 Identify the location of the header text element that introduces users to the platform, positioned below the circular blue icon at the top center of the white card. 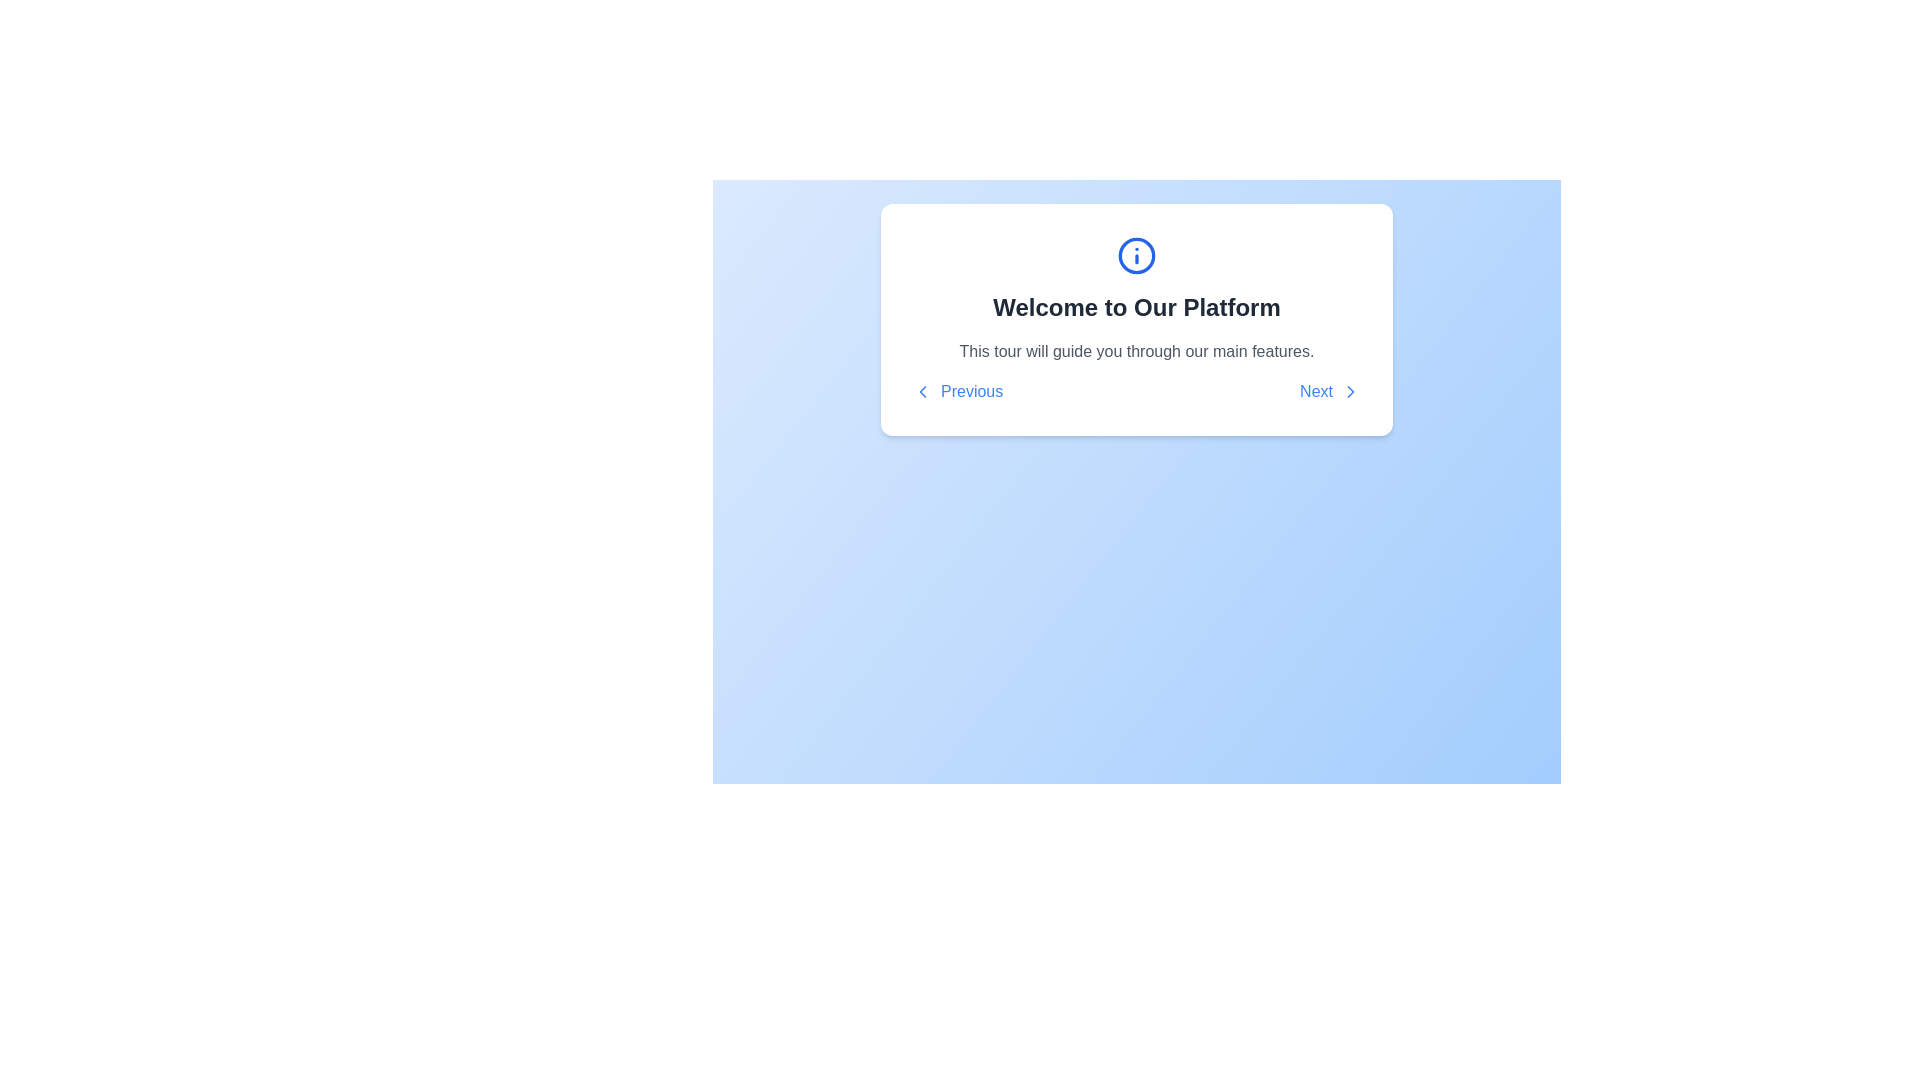
(1137, 308).